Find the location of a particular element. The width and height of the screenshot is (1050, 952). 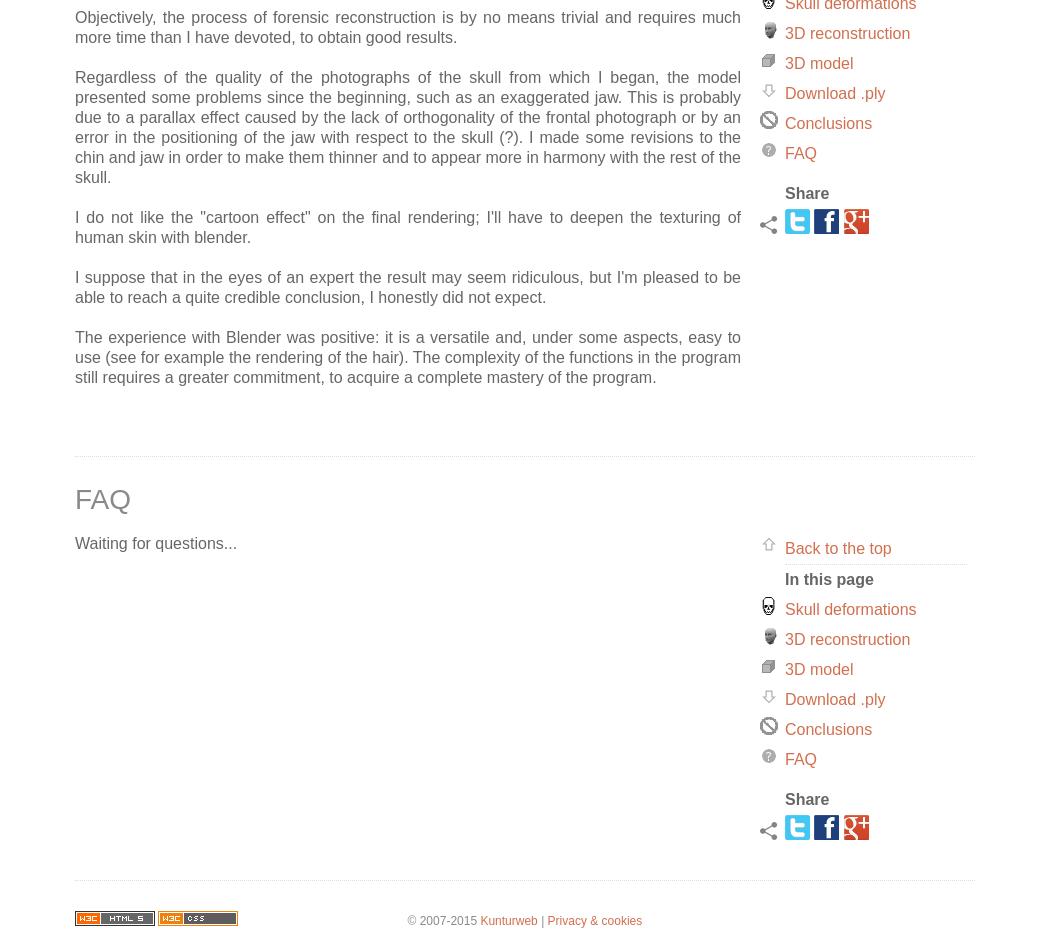

'Regardless of the quality of the photographs of the skull from which 
	I began, the model presented some problems since the beginning, such 
	as an exaggerated jaw. This is probably due to a parallax effect 
	caused by the lack of orthogonality of the frontal photograph or by 
	an error in the positioning of the jaw with respect to the skull (?). 
	I made some revisions to the chin and jaw in order to make them thinner 
	and to appear more in harmony with the rest of the skull.' is located at coordinates (408, 126).